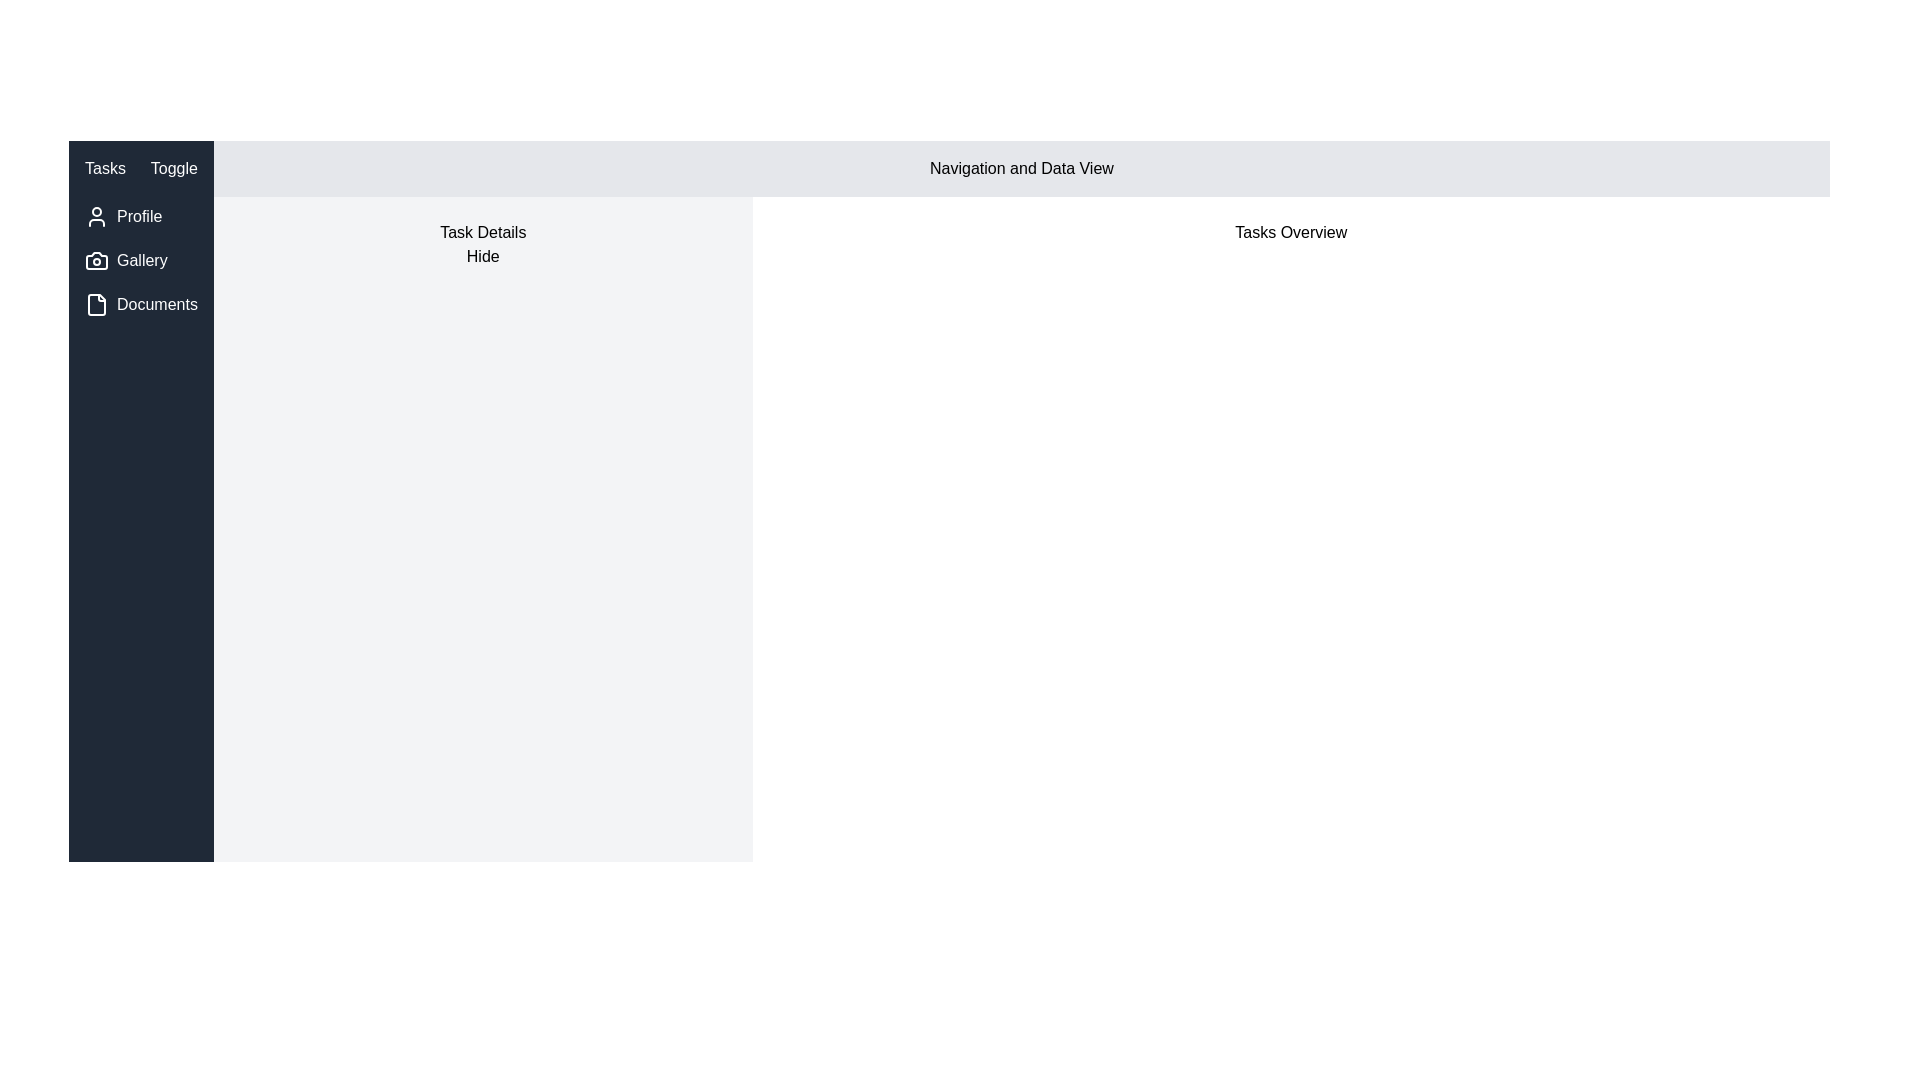 This screenshot has width=1920, height=1080. What do you see at coordinates (140, 260) in the screenshot?
I see `to activate the 'Gallery' menu option in the vertical navigation menu, which is the second option in the stack of 'Profile', 'Gallery', and 'Documents'` at bounding box center [140, 260].